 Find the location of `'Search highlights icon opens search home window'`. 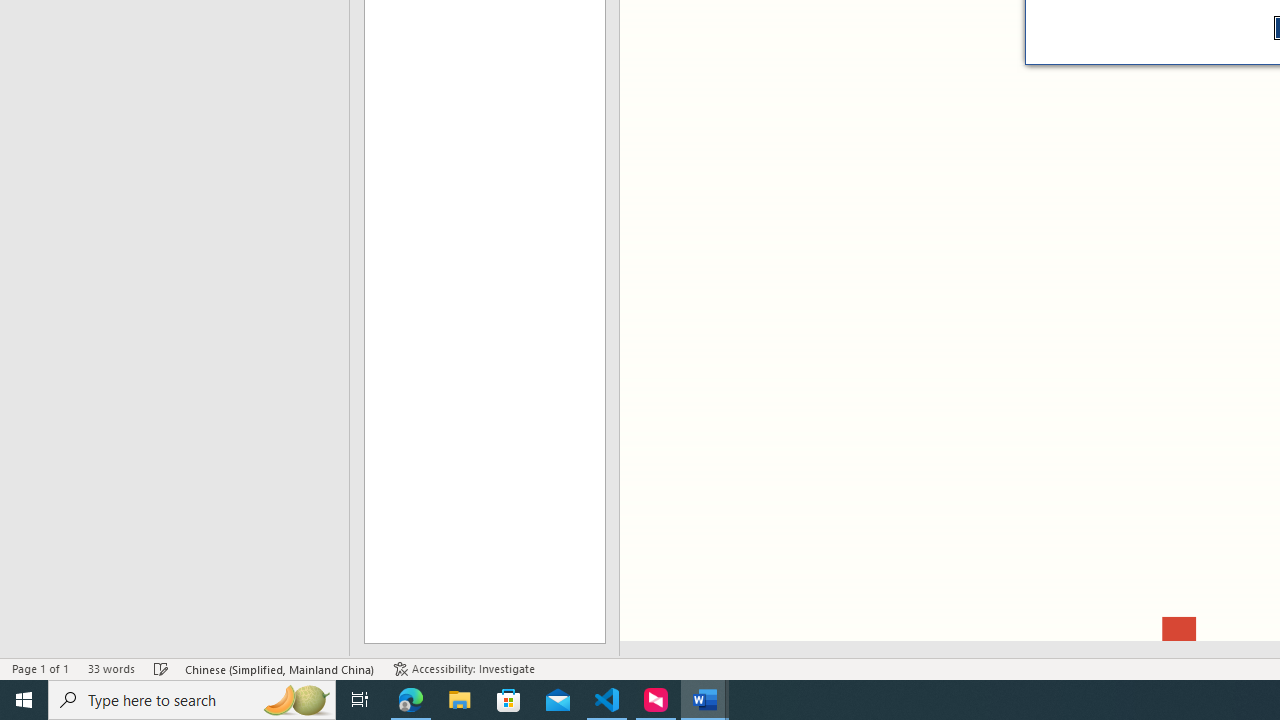

'Search highlights icon opens search home window' is located at coordinates (294, 698).